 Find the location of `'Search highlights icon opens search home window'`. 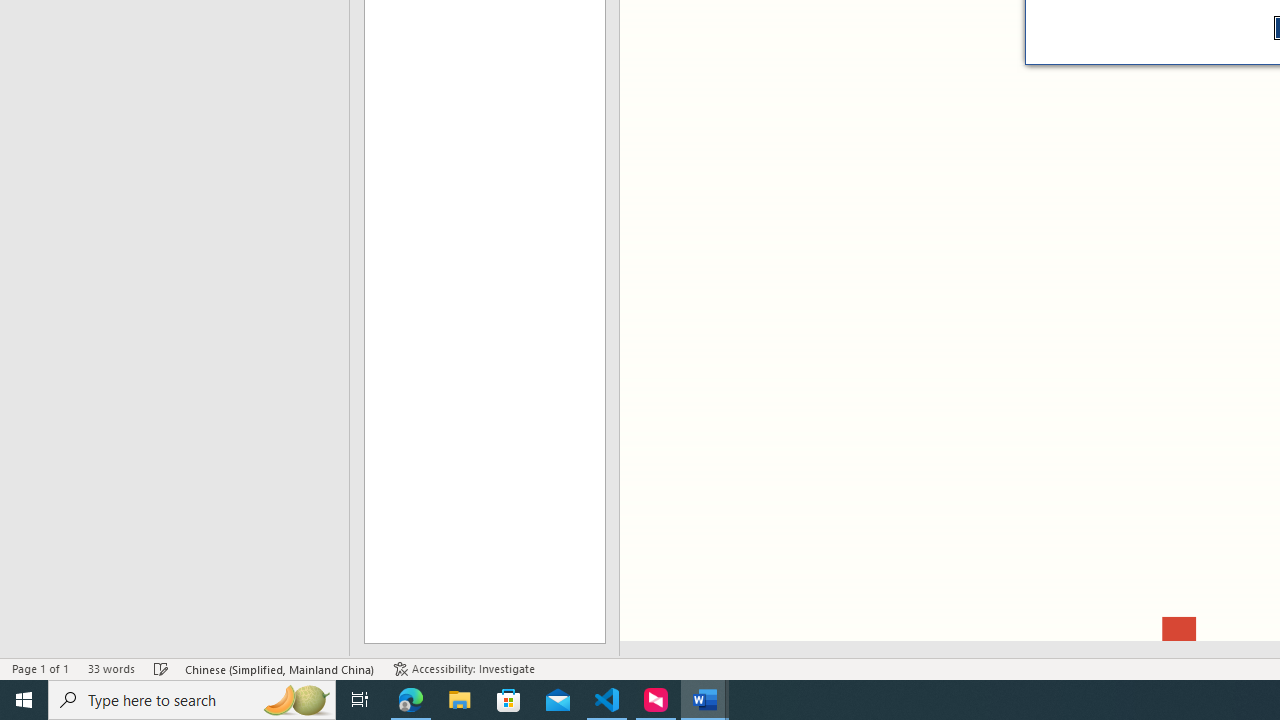

'Search highlights icon opens search home window' is located at coordinates (294, 698).